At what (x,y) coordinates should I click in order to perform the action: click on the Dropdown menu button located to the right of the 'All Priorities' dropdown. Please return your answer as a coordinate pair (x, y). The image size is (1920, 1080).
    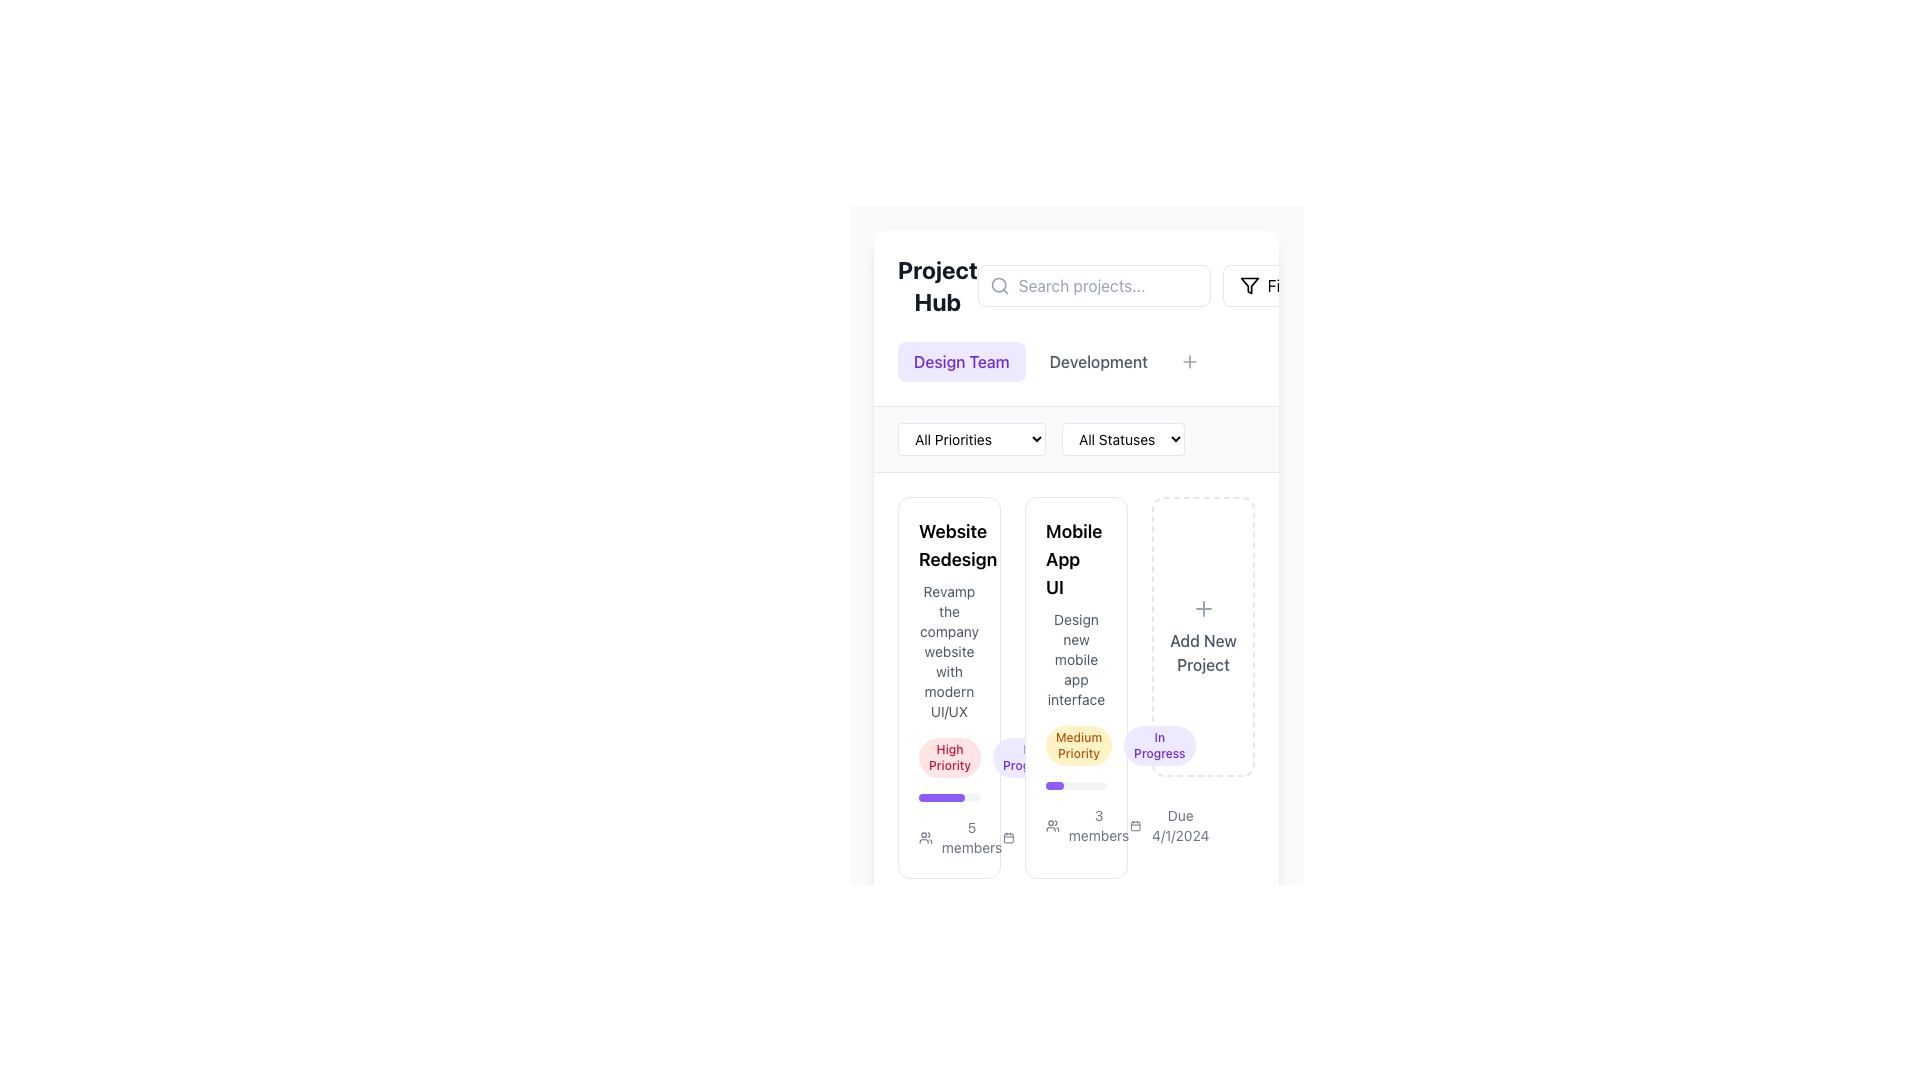
    Looking at the image, I should click on (1123, 438).